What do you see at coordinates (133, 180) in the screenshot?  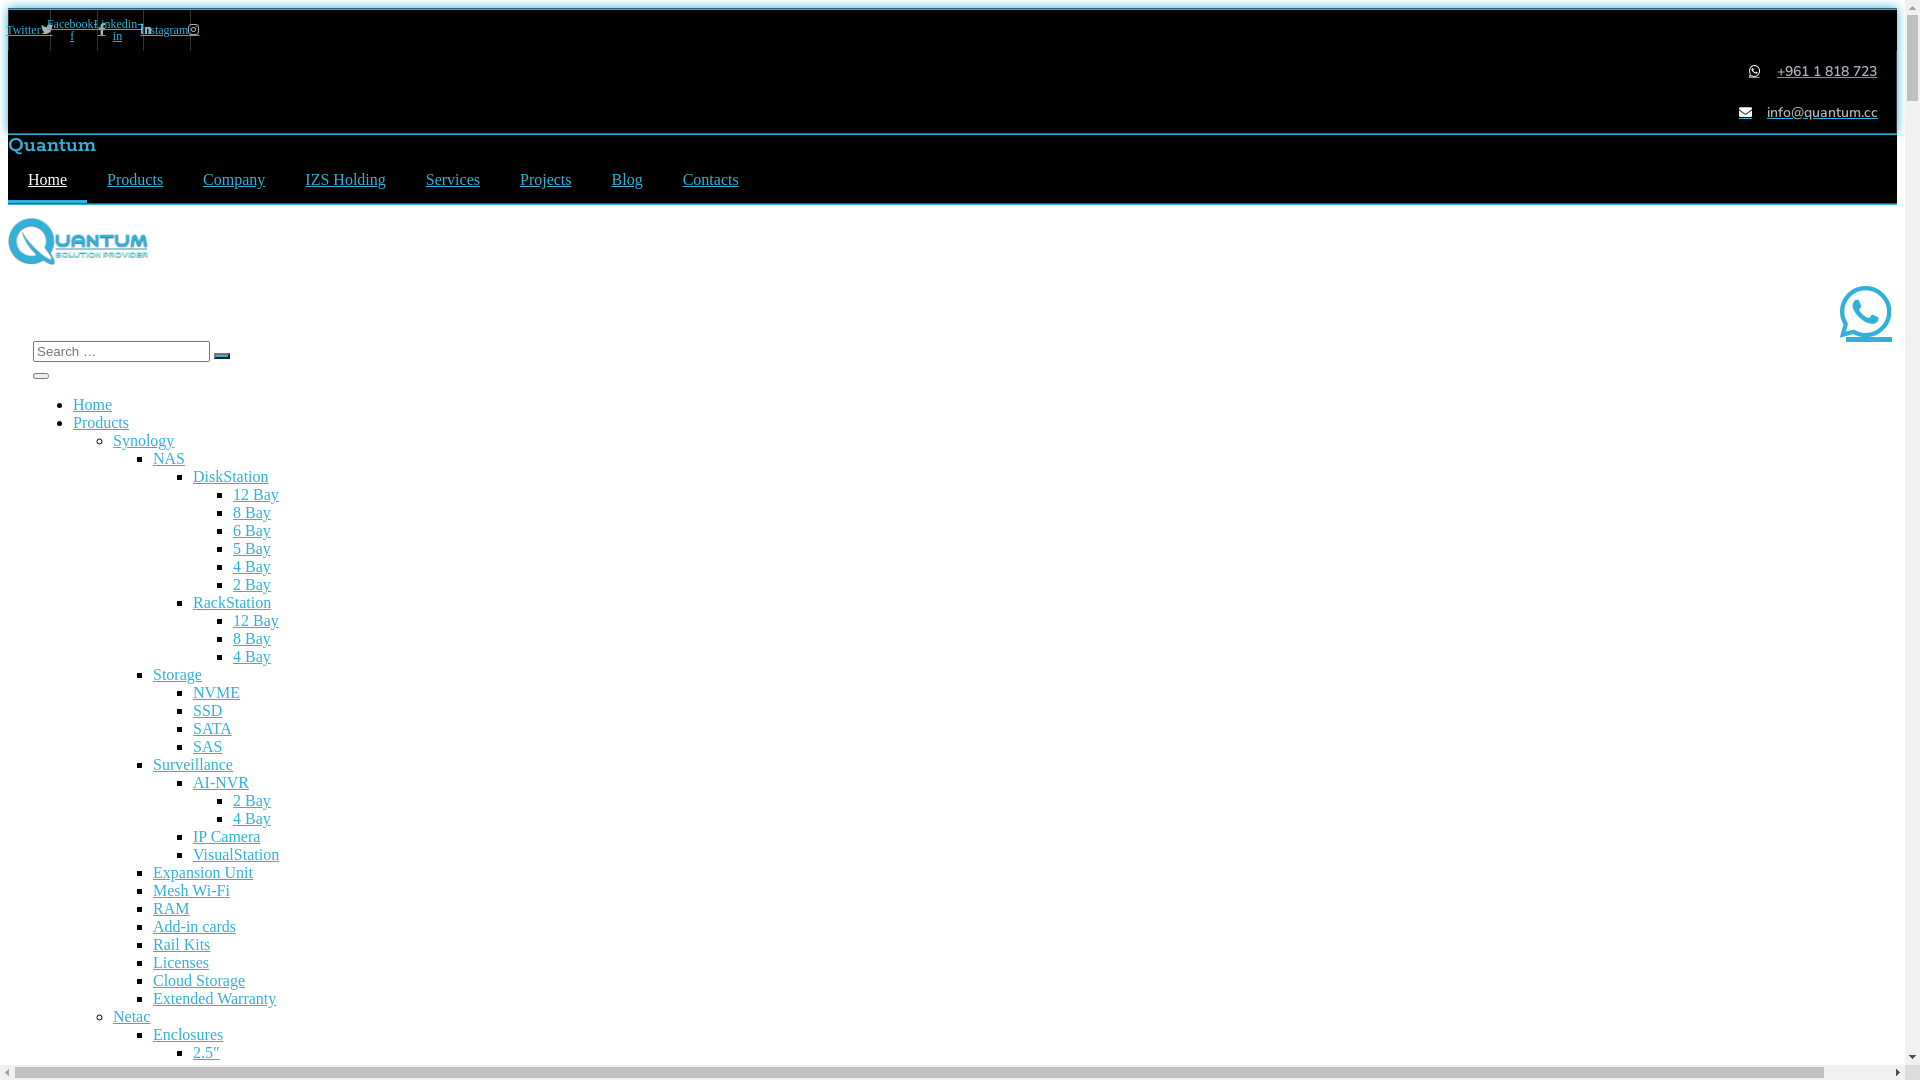 I see `'Products'` at bounding box center [133, 180].